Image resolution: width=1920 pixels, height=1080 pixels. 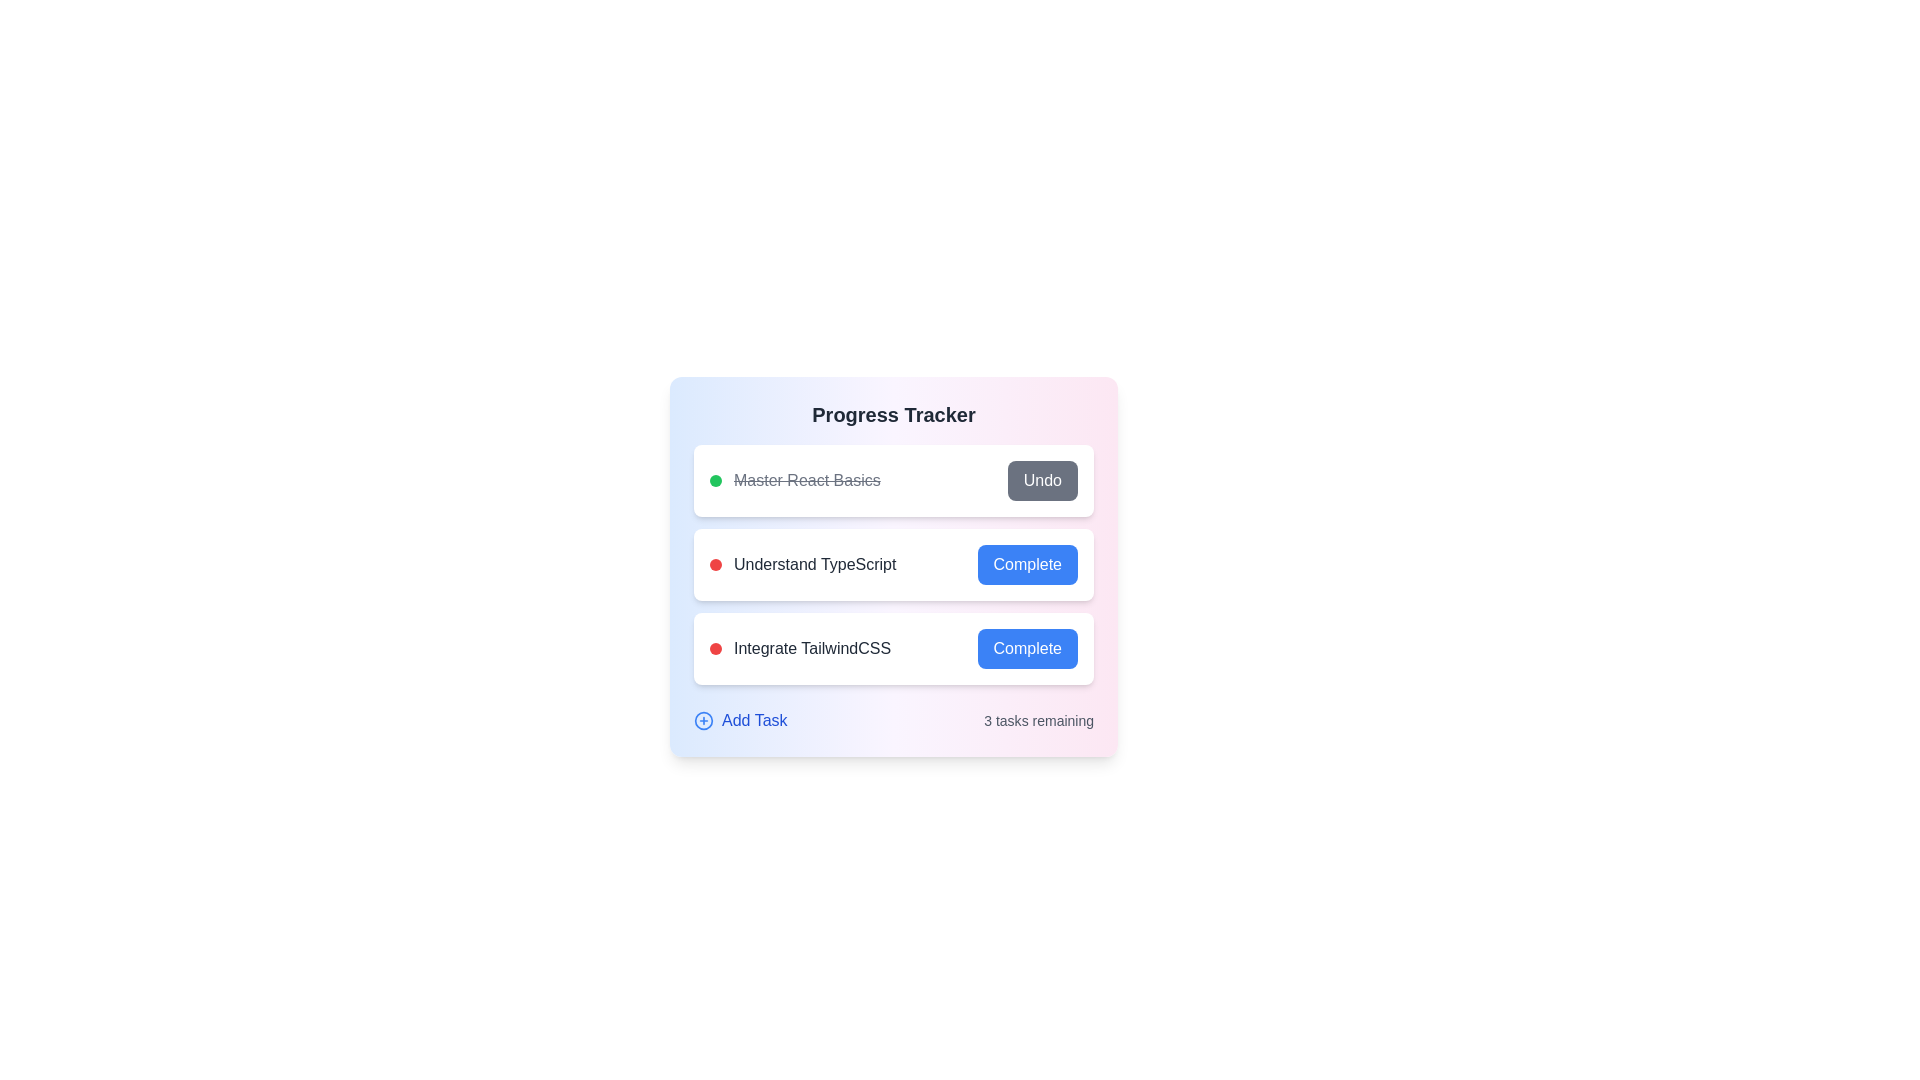 What do you see at coordinates (715, 481) in the screenshot?
I see `the small circular green indicator located to the left of the text 'Master React Basics' in the top entry of the list` at bounding box center [715, 481].